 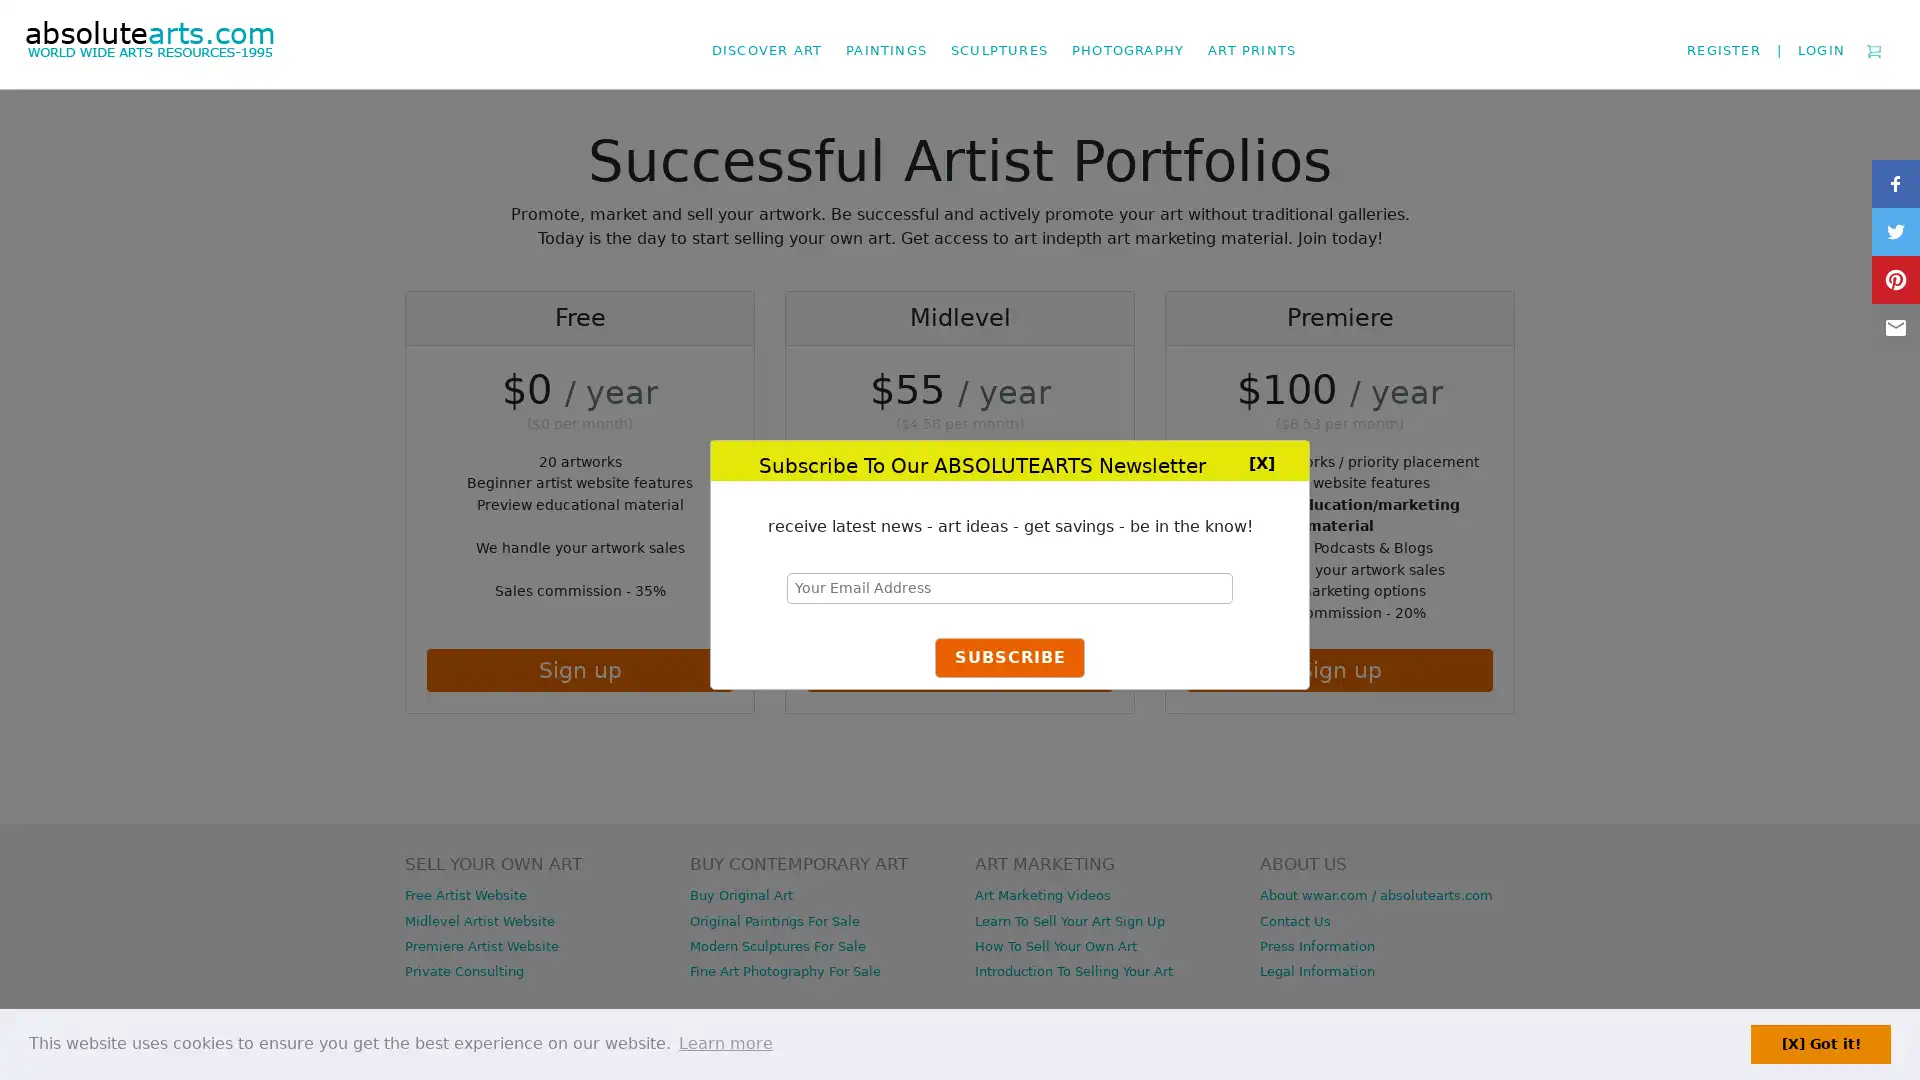 I want to click on learn more about cookies, so click(x=724, y=1043).